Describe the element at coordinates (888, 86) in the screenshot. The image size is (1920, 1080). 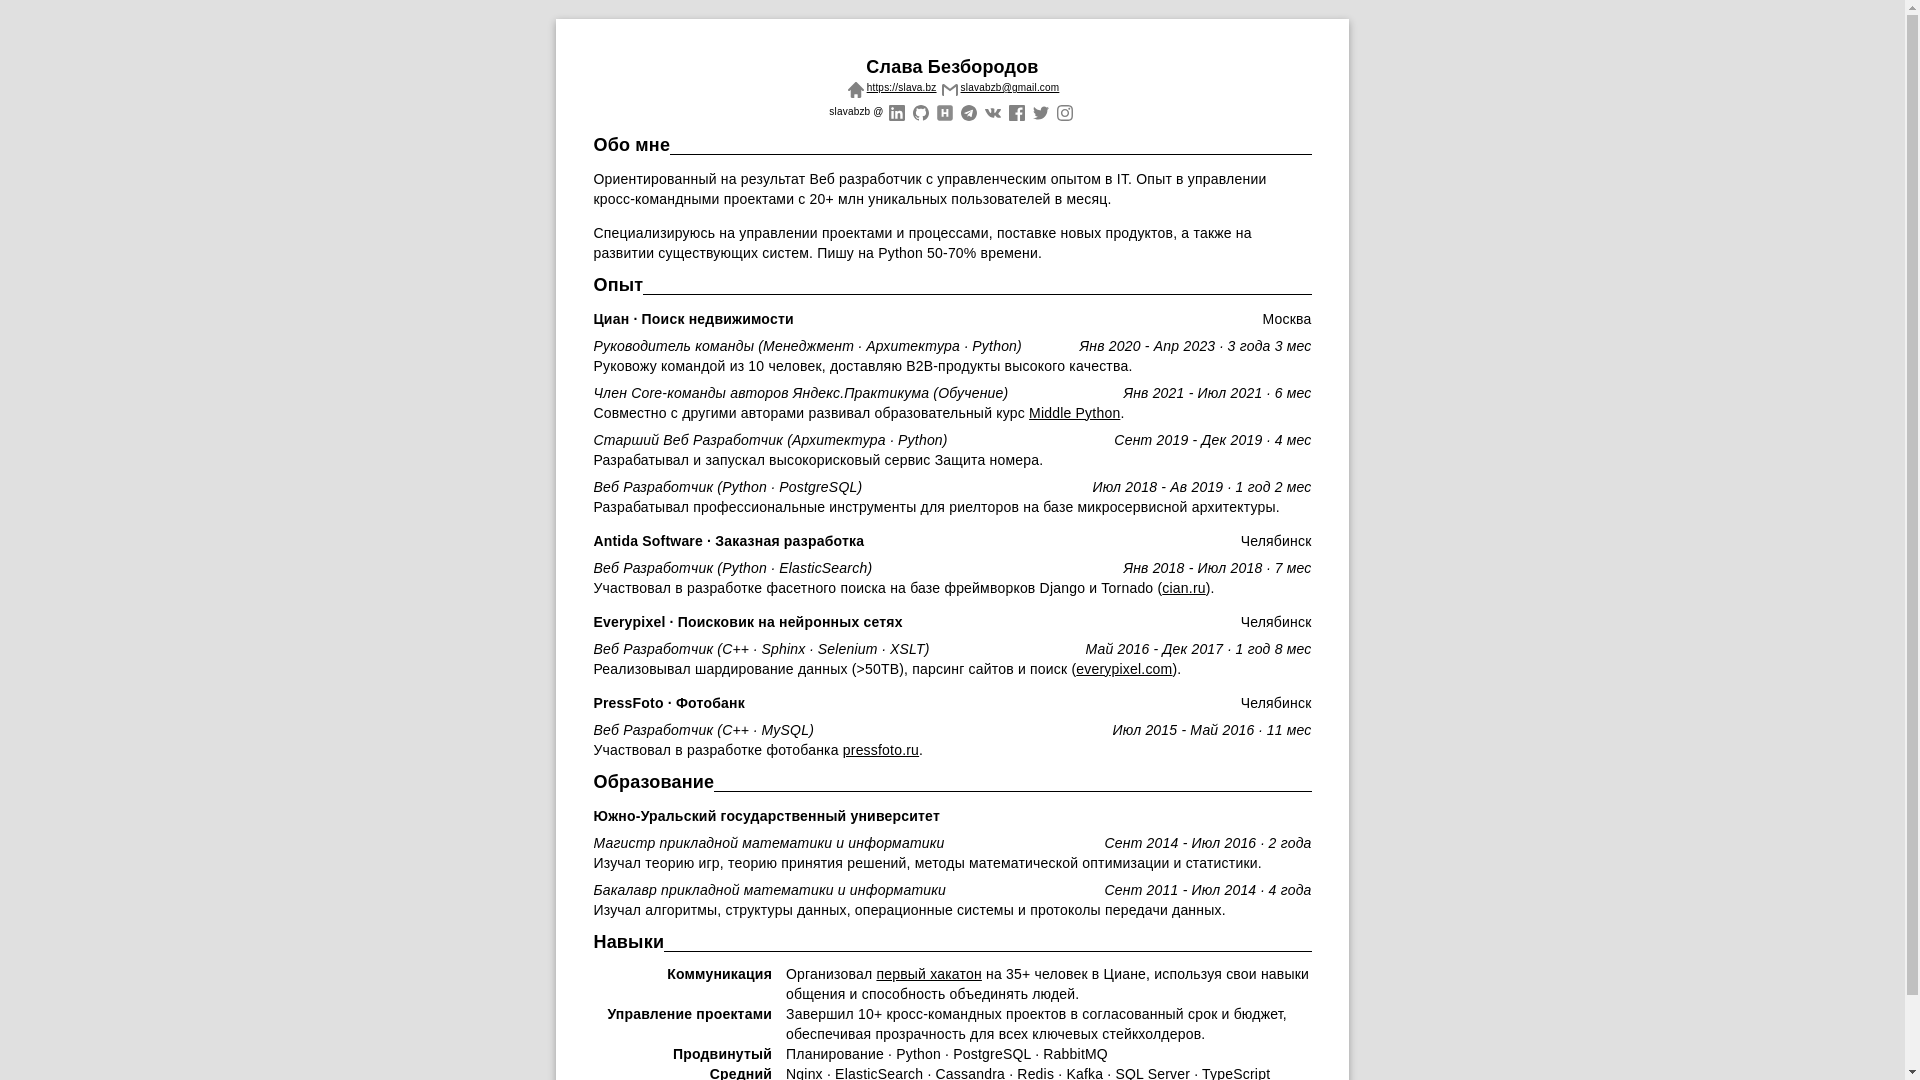
I see `'https://slava.bz'` at that location.